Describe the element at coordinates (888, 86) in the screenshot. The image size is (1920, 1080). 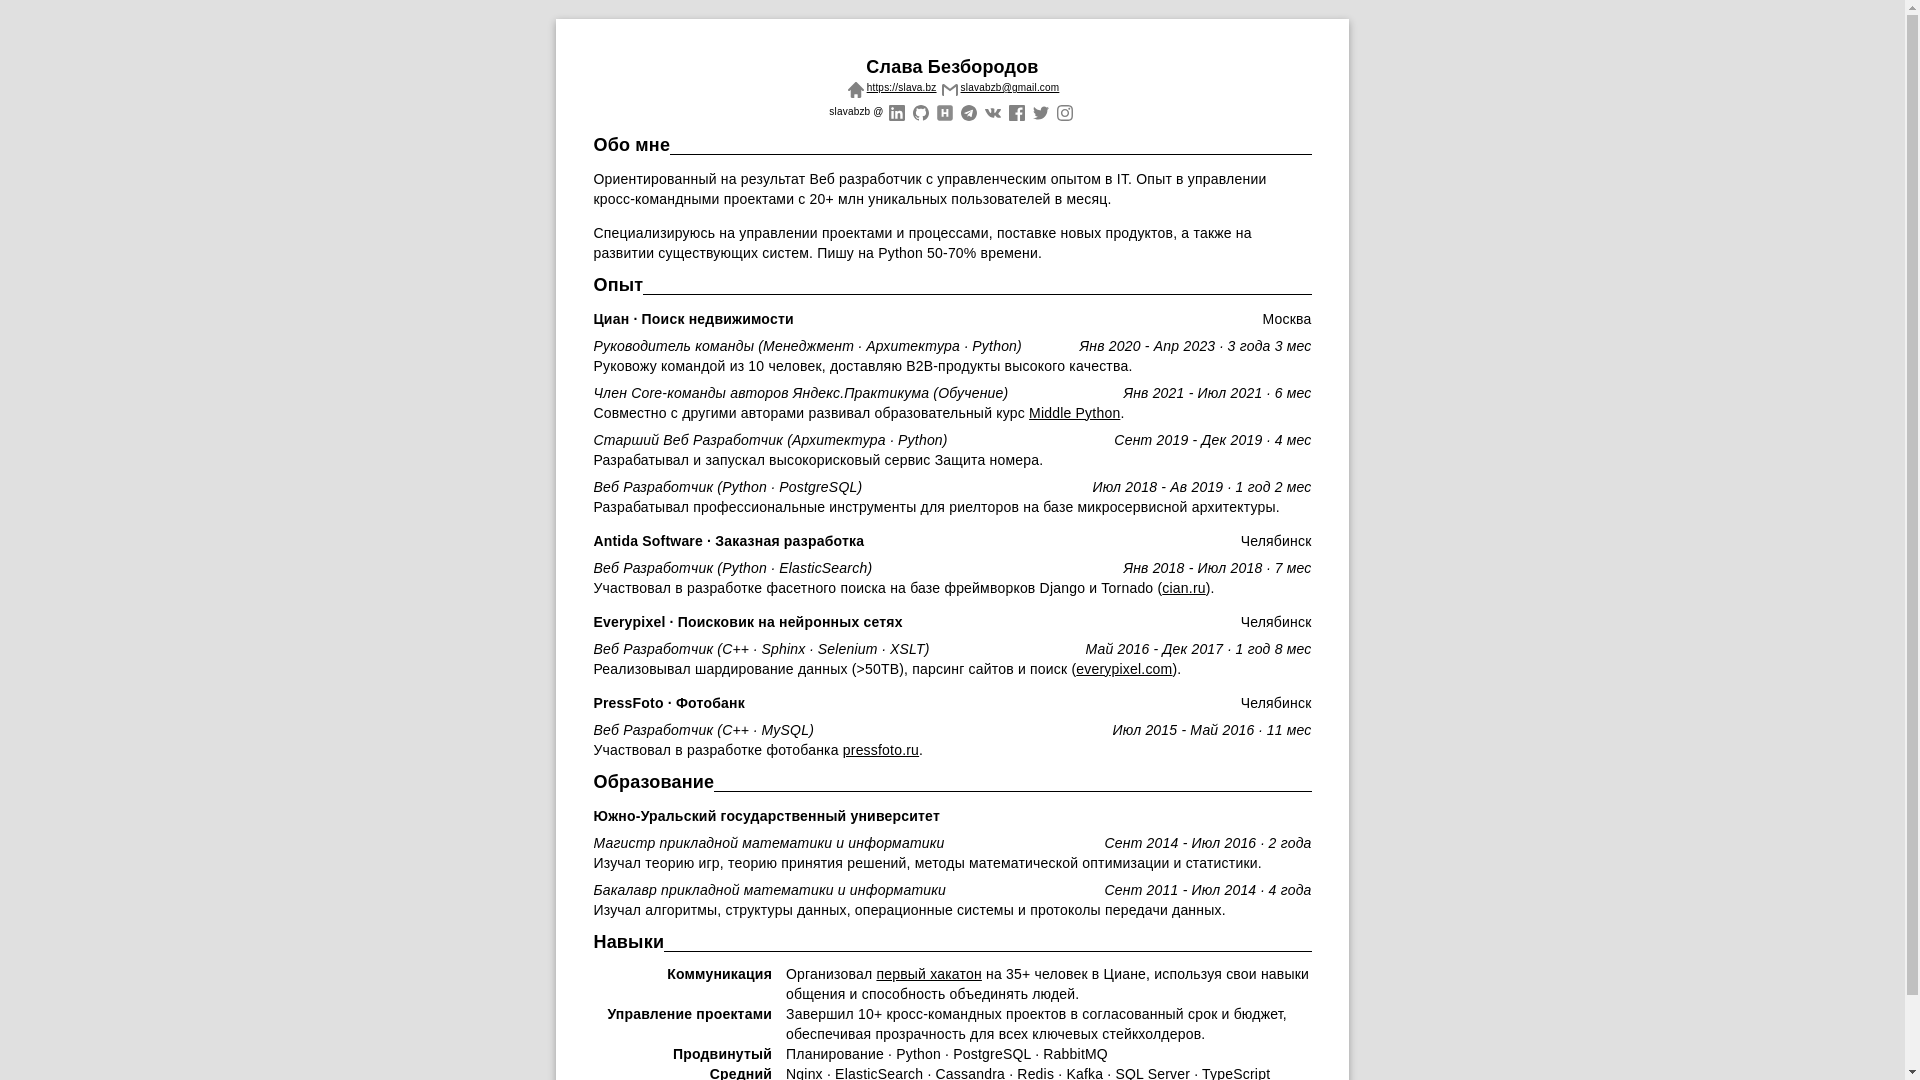
I see `'https://slava.bz'` at that location.